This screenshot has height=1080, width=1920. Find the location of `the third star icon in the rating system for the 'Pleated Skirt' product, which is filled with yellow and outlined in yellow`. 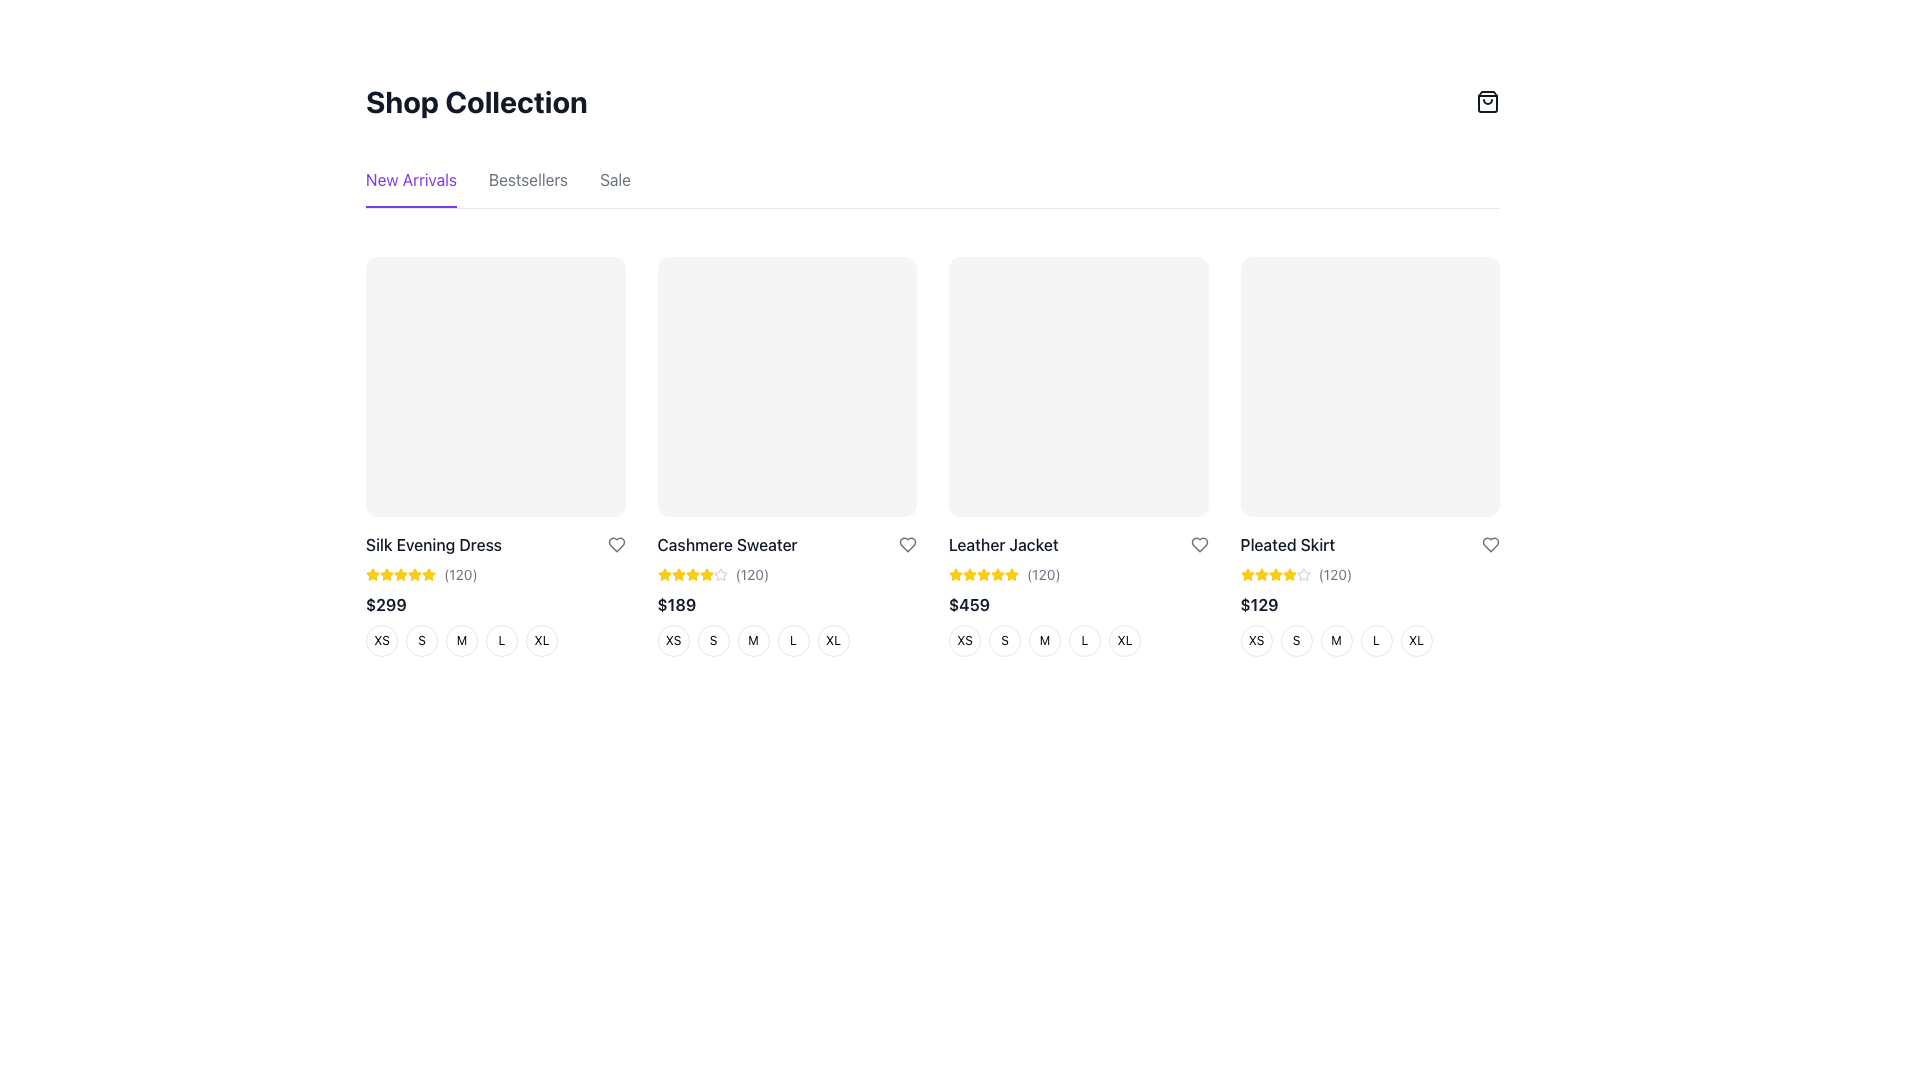

the third star icon in the rating system for the 'Pleated Skirt' product, which is filled with yellow and outlined in yellow is located at coordinates (1260, 574).